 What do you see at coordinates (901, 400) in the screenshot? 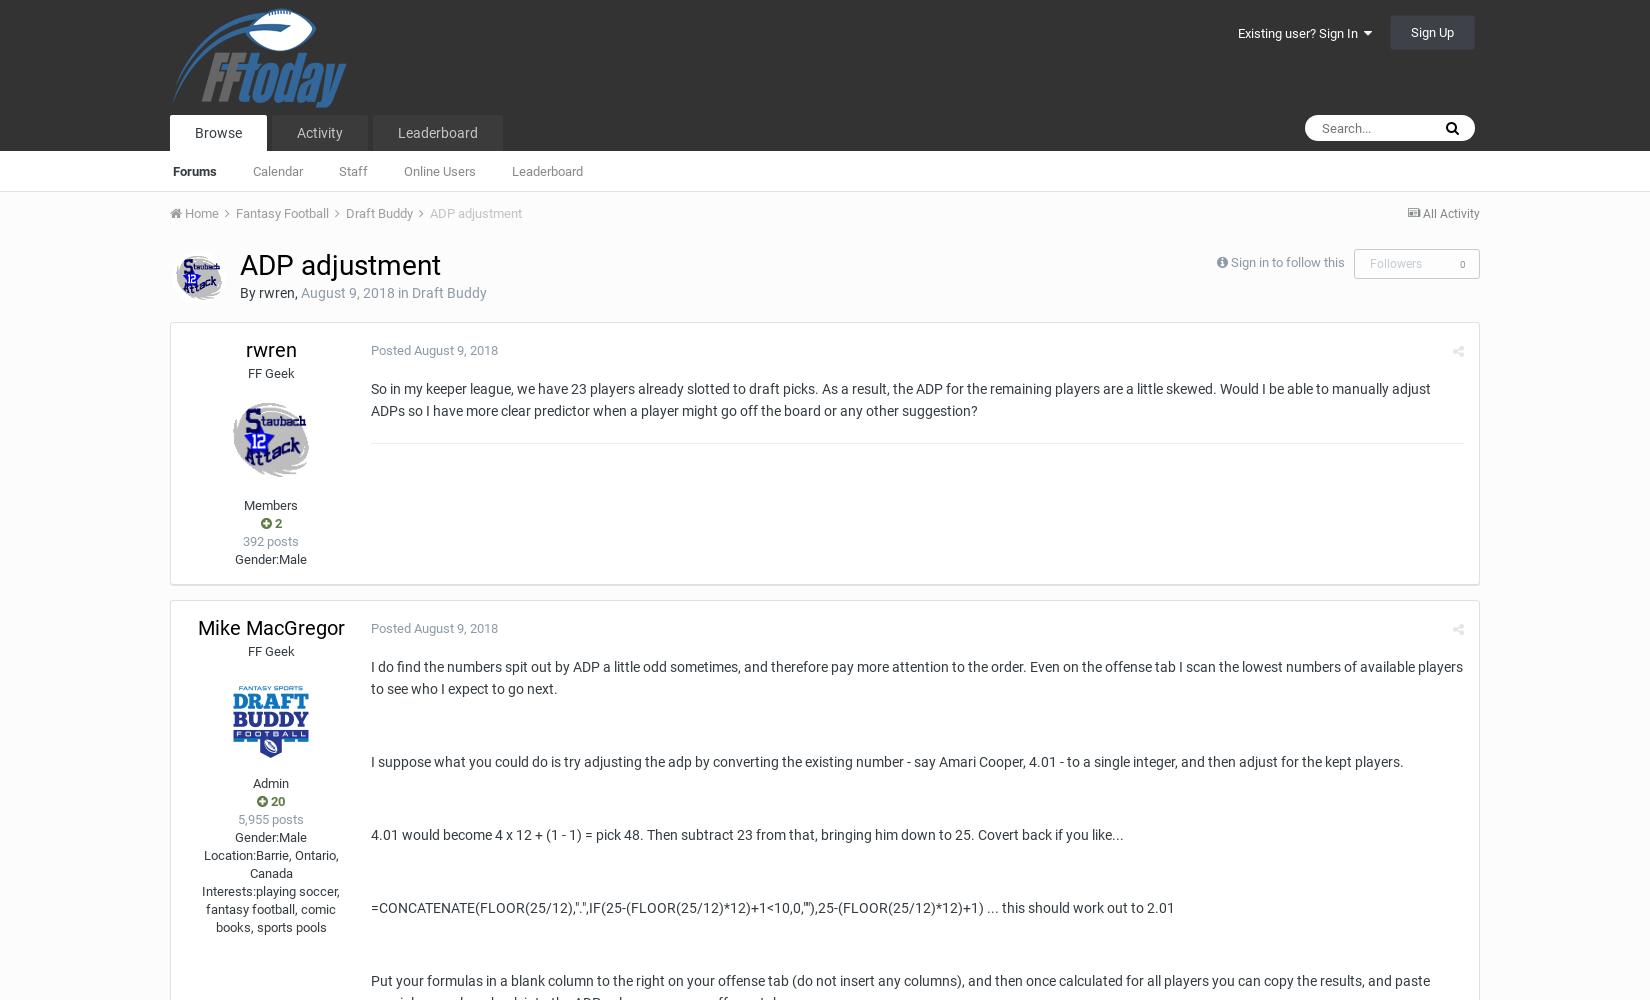
I see `'So in my keeper league, we have 23 players already slotted to draft picks. As a result, the ADP for the remaining players are a little skewed. Would I be able to manually adjust ADPs so I have more clear predictor when a player might go off the board or any other suggestion?'` at bounding box center [901, 400].